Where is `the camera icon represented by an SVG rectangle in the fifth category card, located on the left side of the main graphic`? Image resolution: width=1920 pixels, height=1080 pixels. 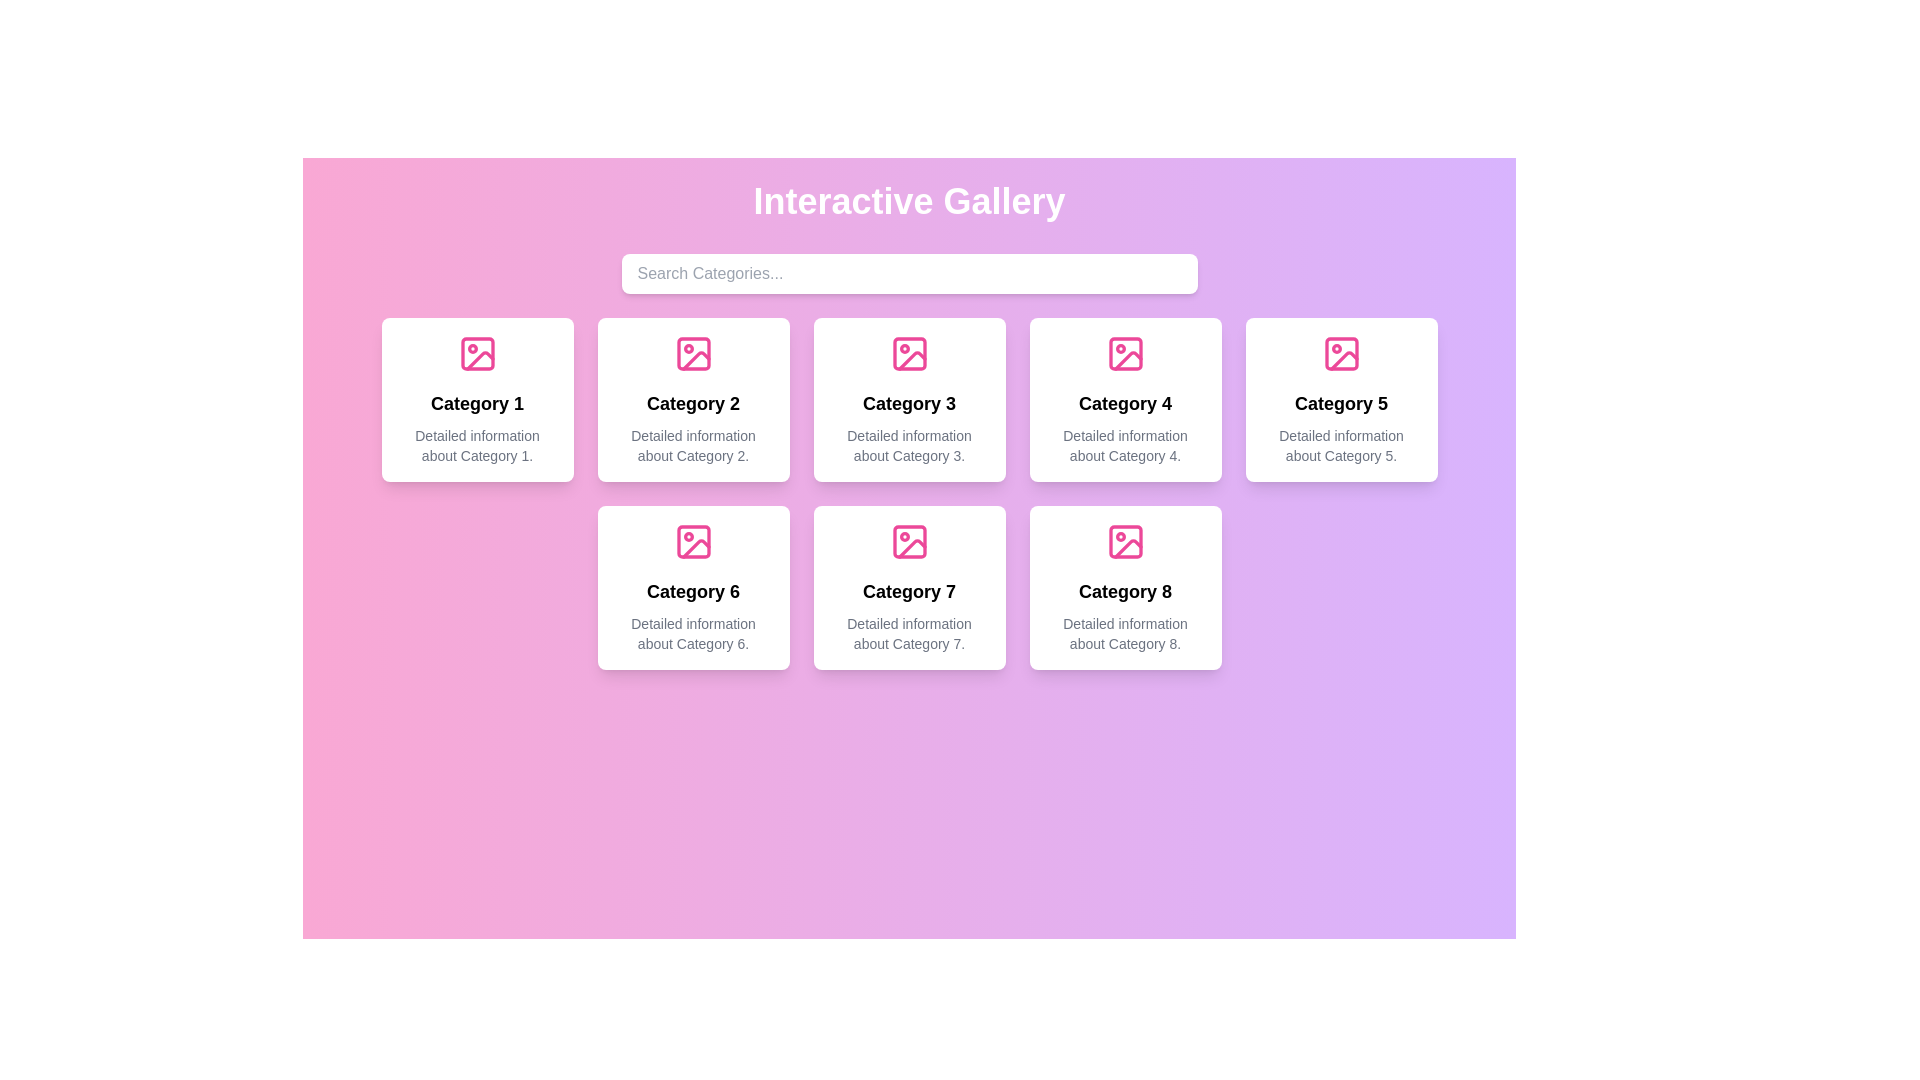 the camera icon represented by an SVG rectangle in the fifth category card, located on the left side of the main graphic is located at coordinates (1341, 353).